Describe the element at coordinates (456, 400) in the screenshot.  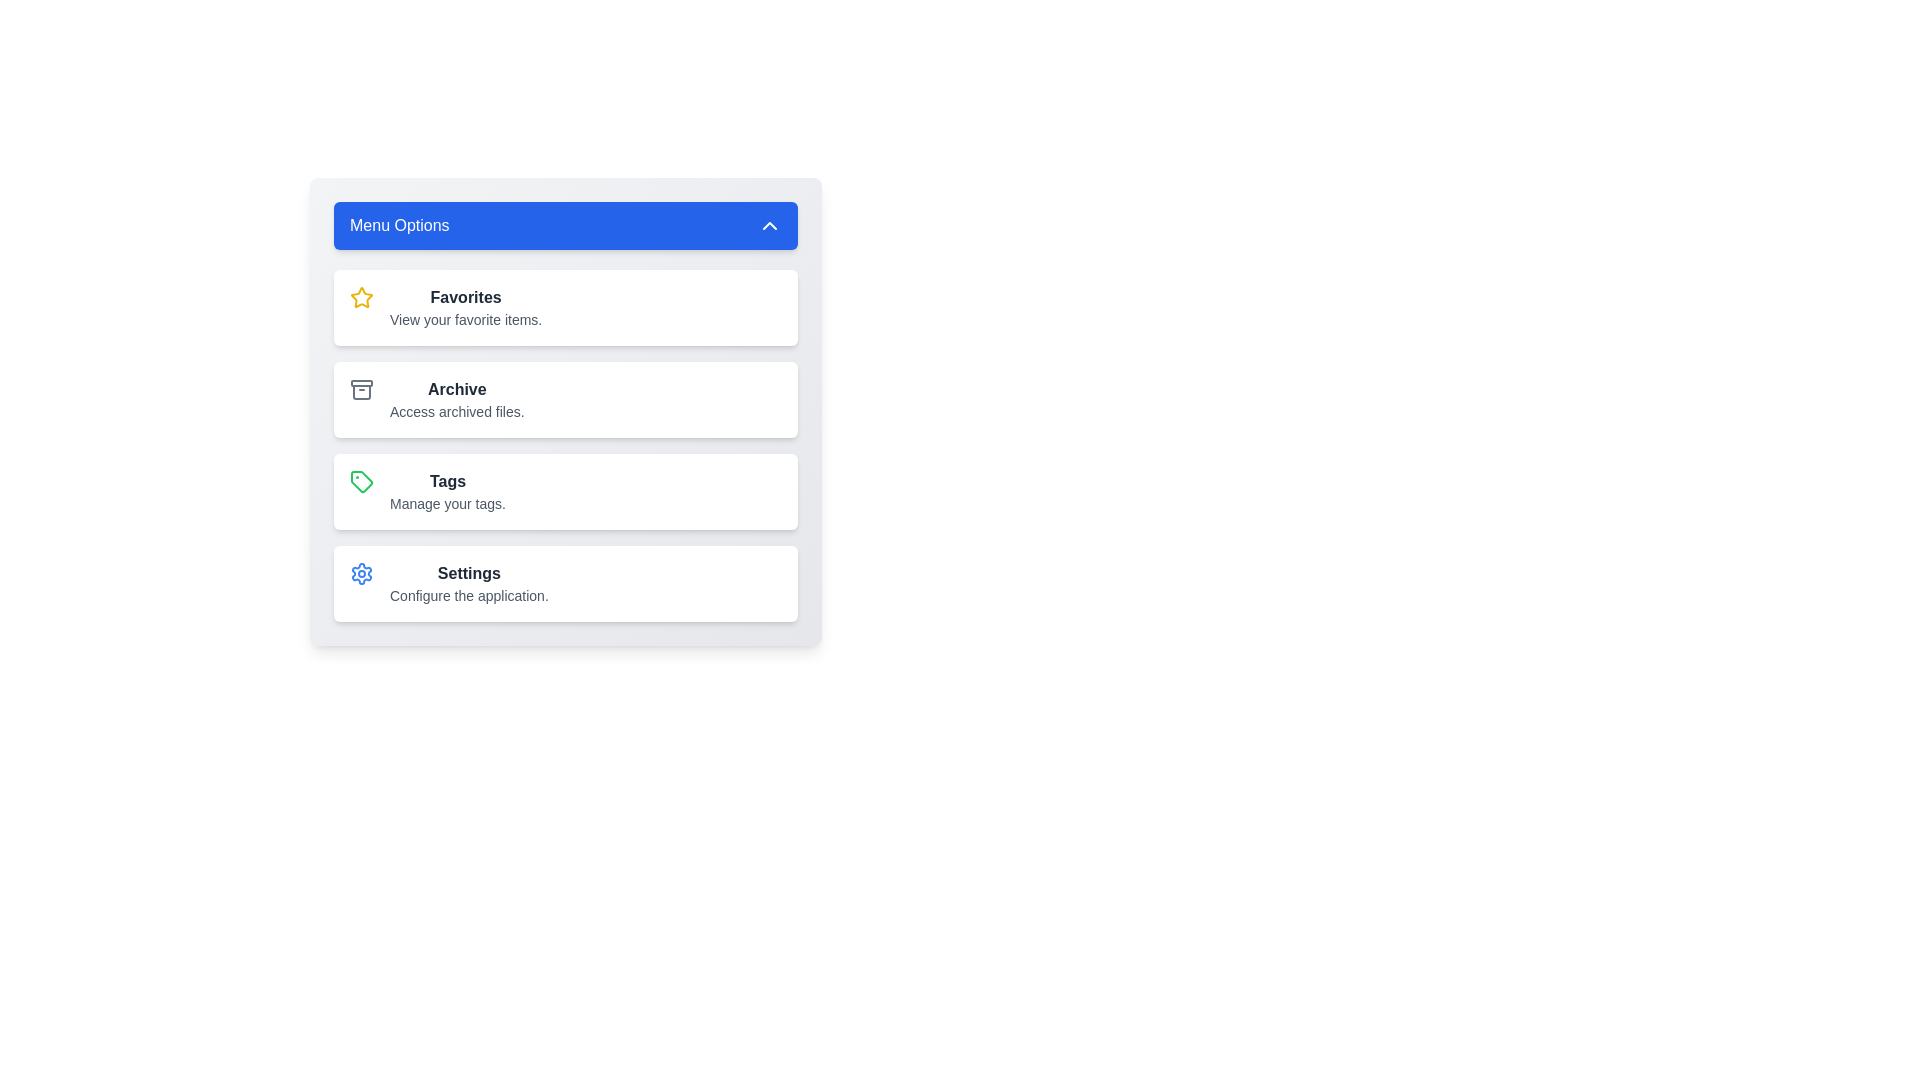
I see `text content of the 'Archive' element, which includes the title in bold and the description below it, located in the second item of a vertical list in the menu component` at that location.